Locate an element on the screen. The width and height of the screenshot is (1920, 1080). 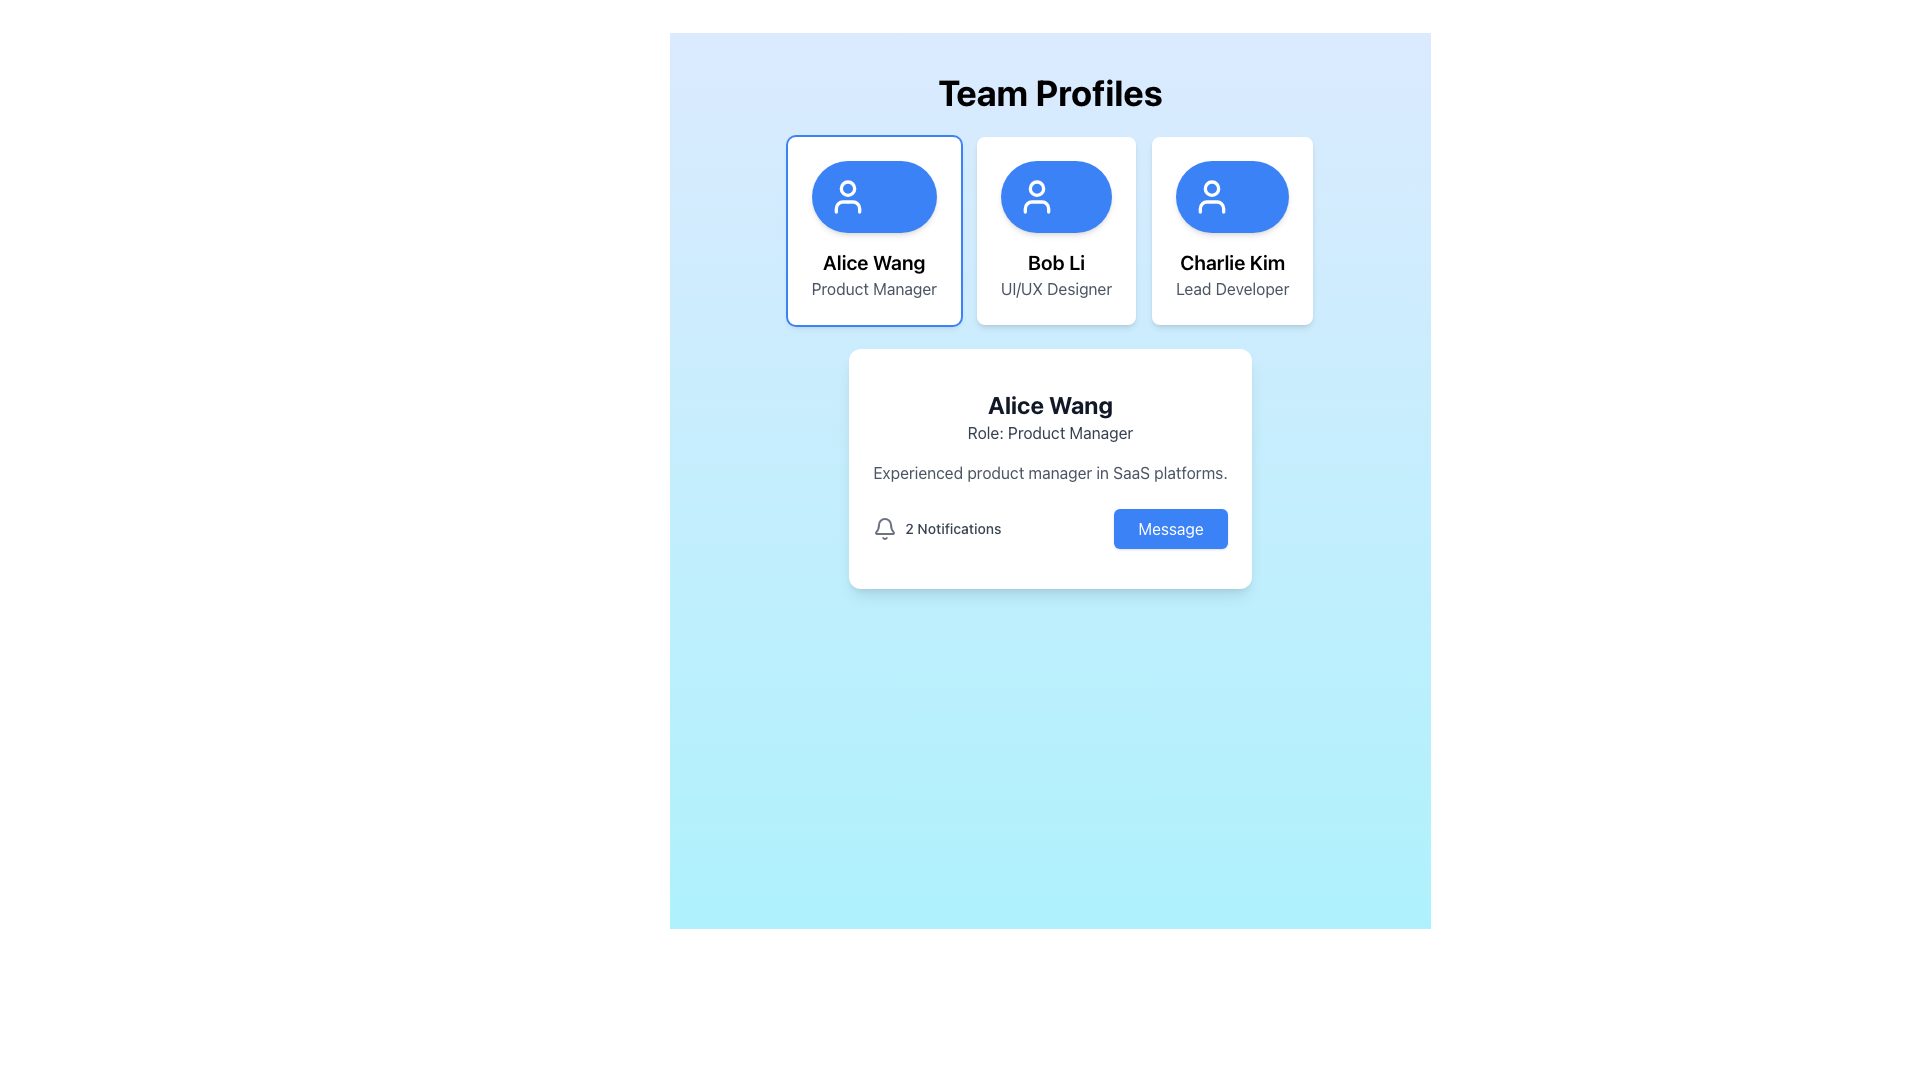
the text label displaying 'Product Manager' located below the name 'Alice Wang' in the profile card is located at coordinates (874, 289).